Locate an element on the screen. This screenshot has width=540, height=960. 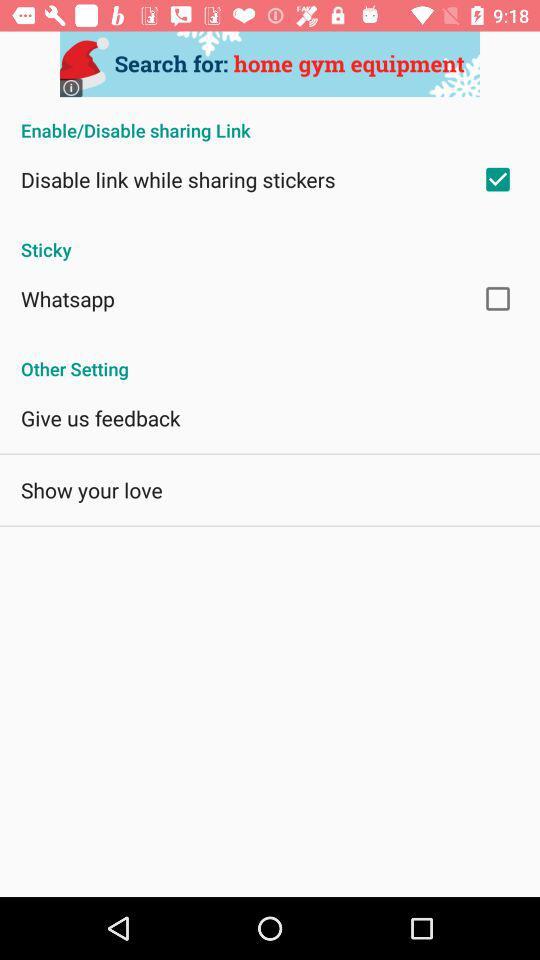
advertisement link is located at coordinates (270, 64).